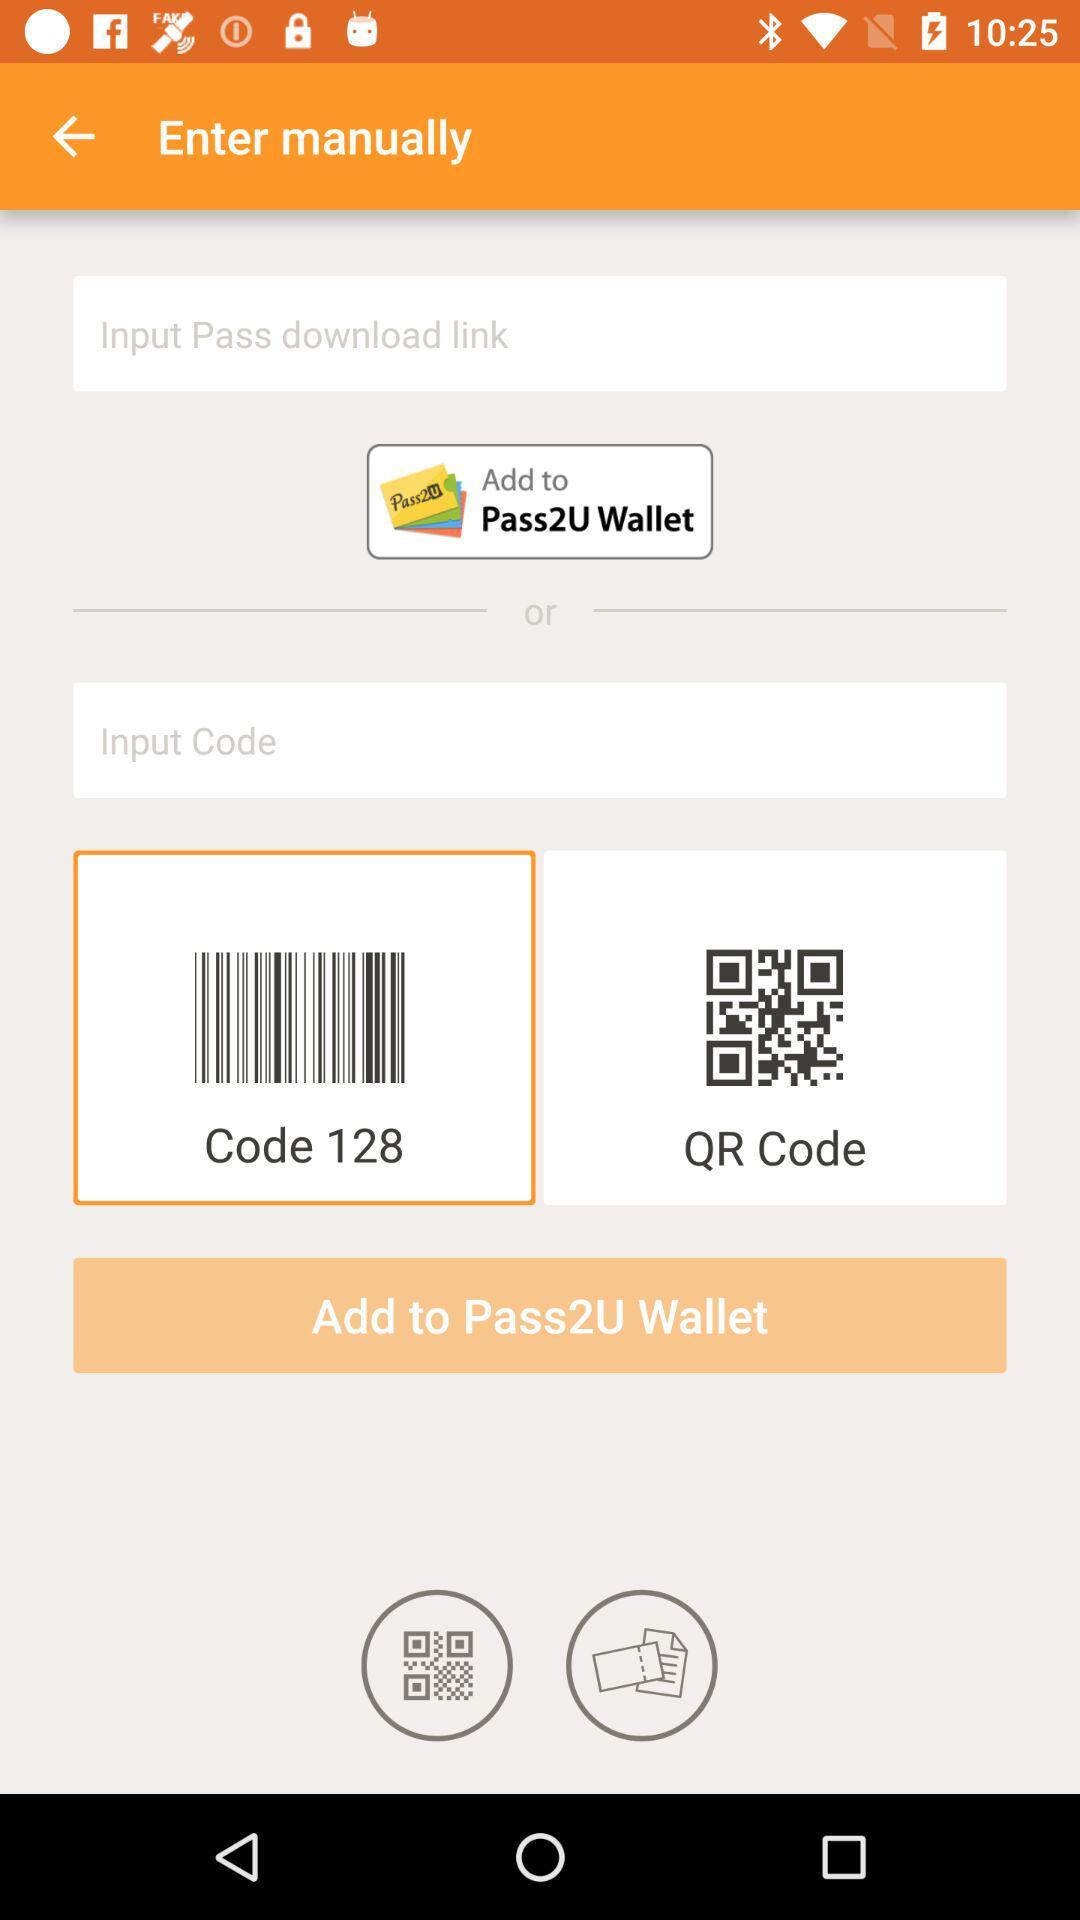  Describe the element at coordinates (437, 1665) in the screenshot. I see `qr code icon` at that location.